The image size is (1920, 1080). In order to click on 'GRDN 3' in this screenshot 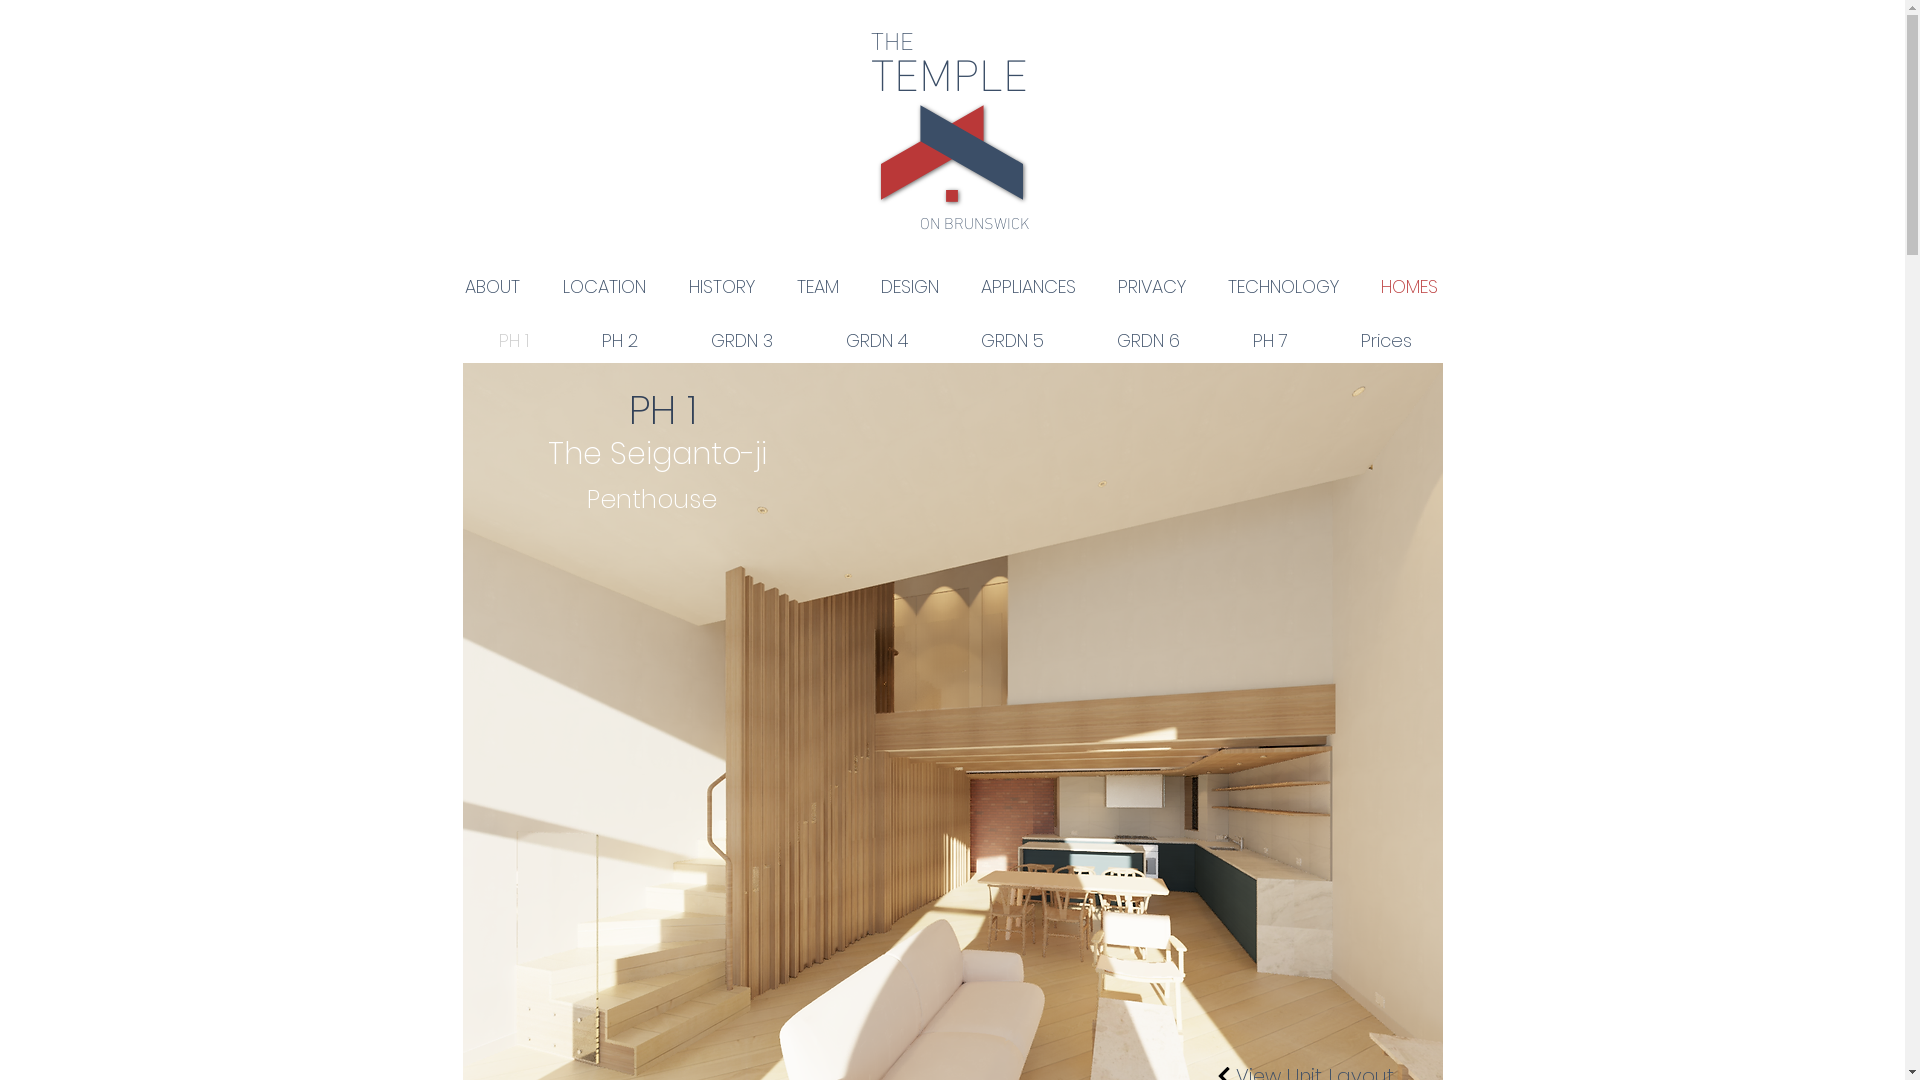, I will do `click(673, 339)`.